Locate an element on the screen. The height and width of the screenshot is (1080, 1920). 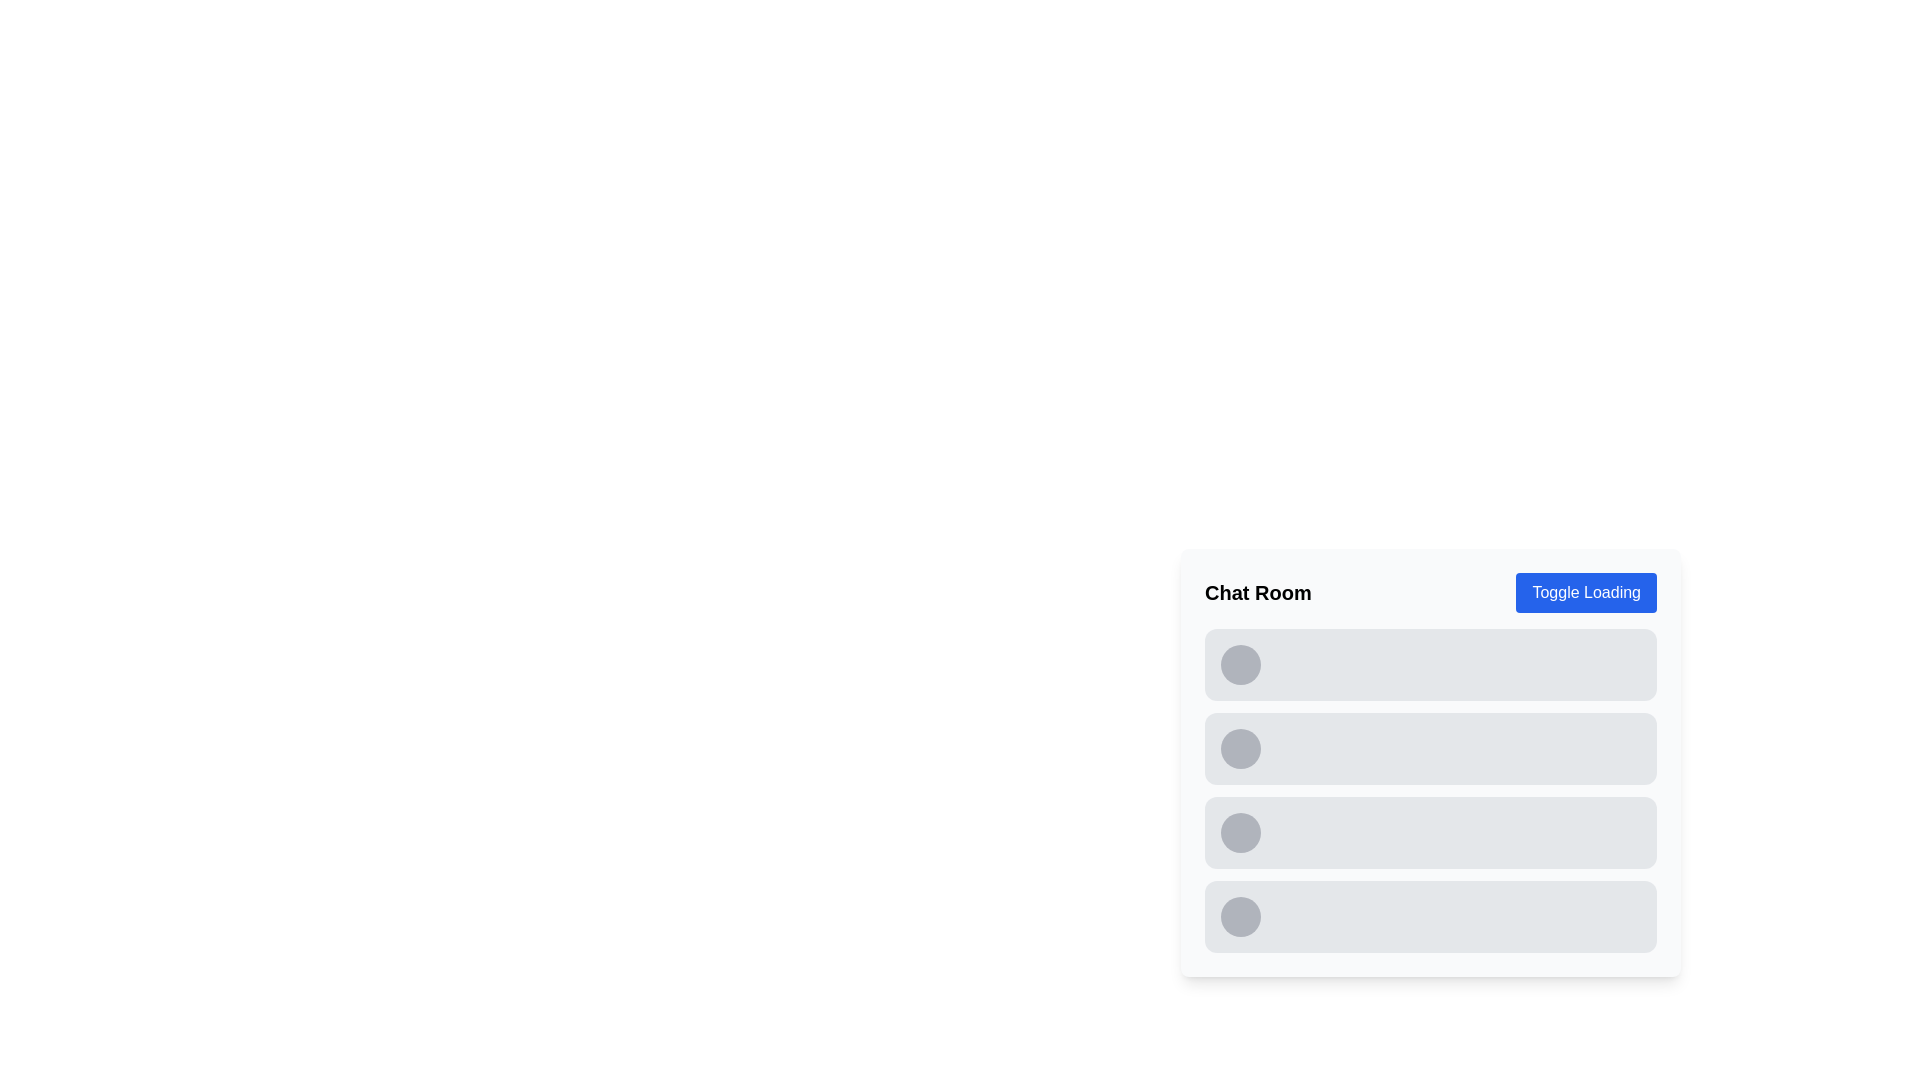
the second item in the vertically stacked list of placeholders located in the center-right of the view is located at coordinates (1429, 748).